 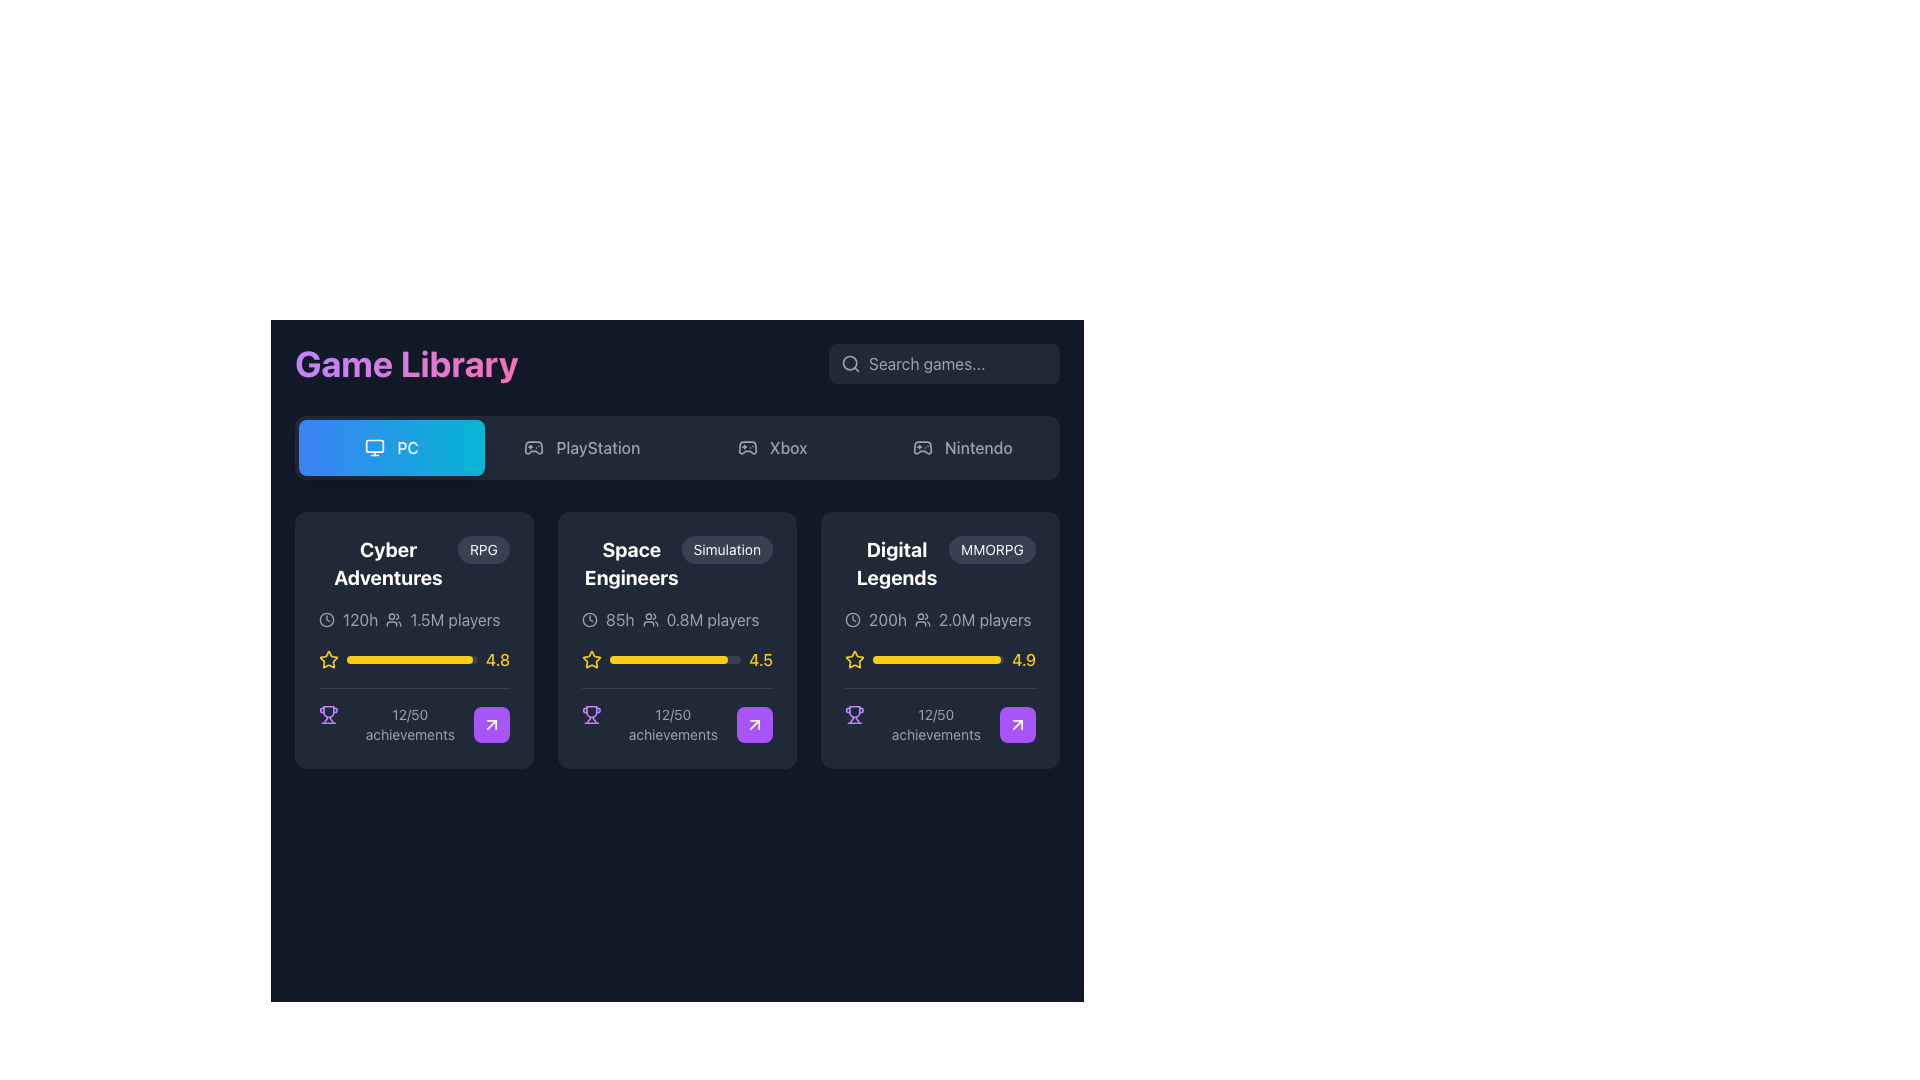 What do you see at coordinates (375, 446) in the screenshot?
I see `the decorative SVG icon located to the left of the 'PC' label in the platform selection row, which enhances the clarity of the interface design` at bounding box center [375, 446].